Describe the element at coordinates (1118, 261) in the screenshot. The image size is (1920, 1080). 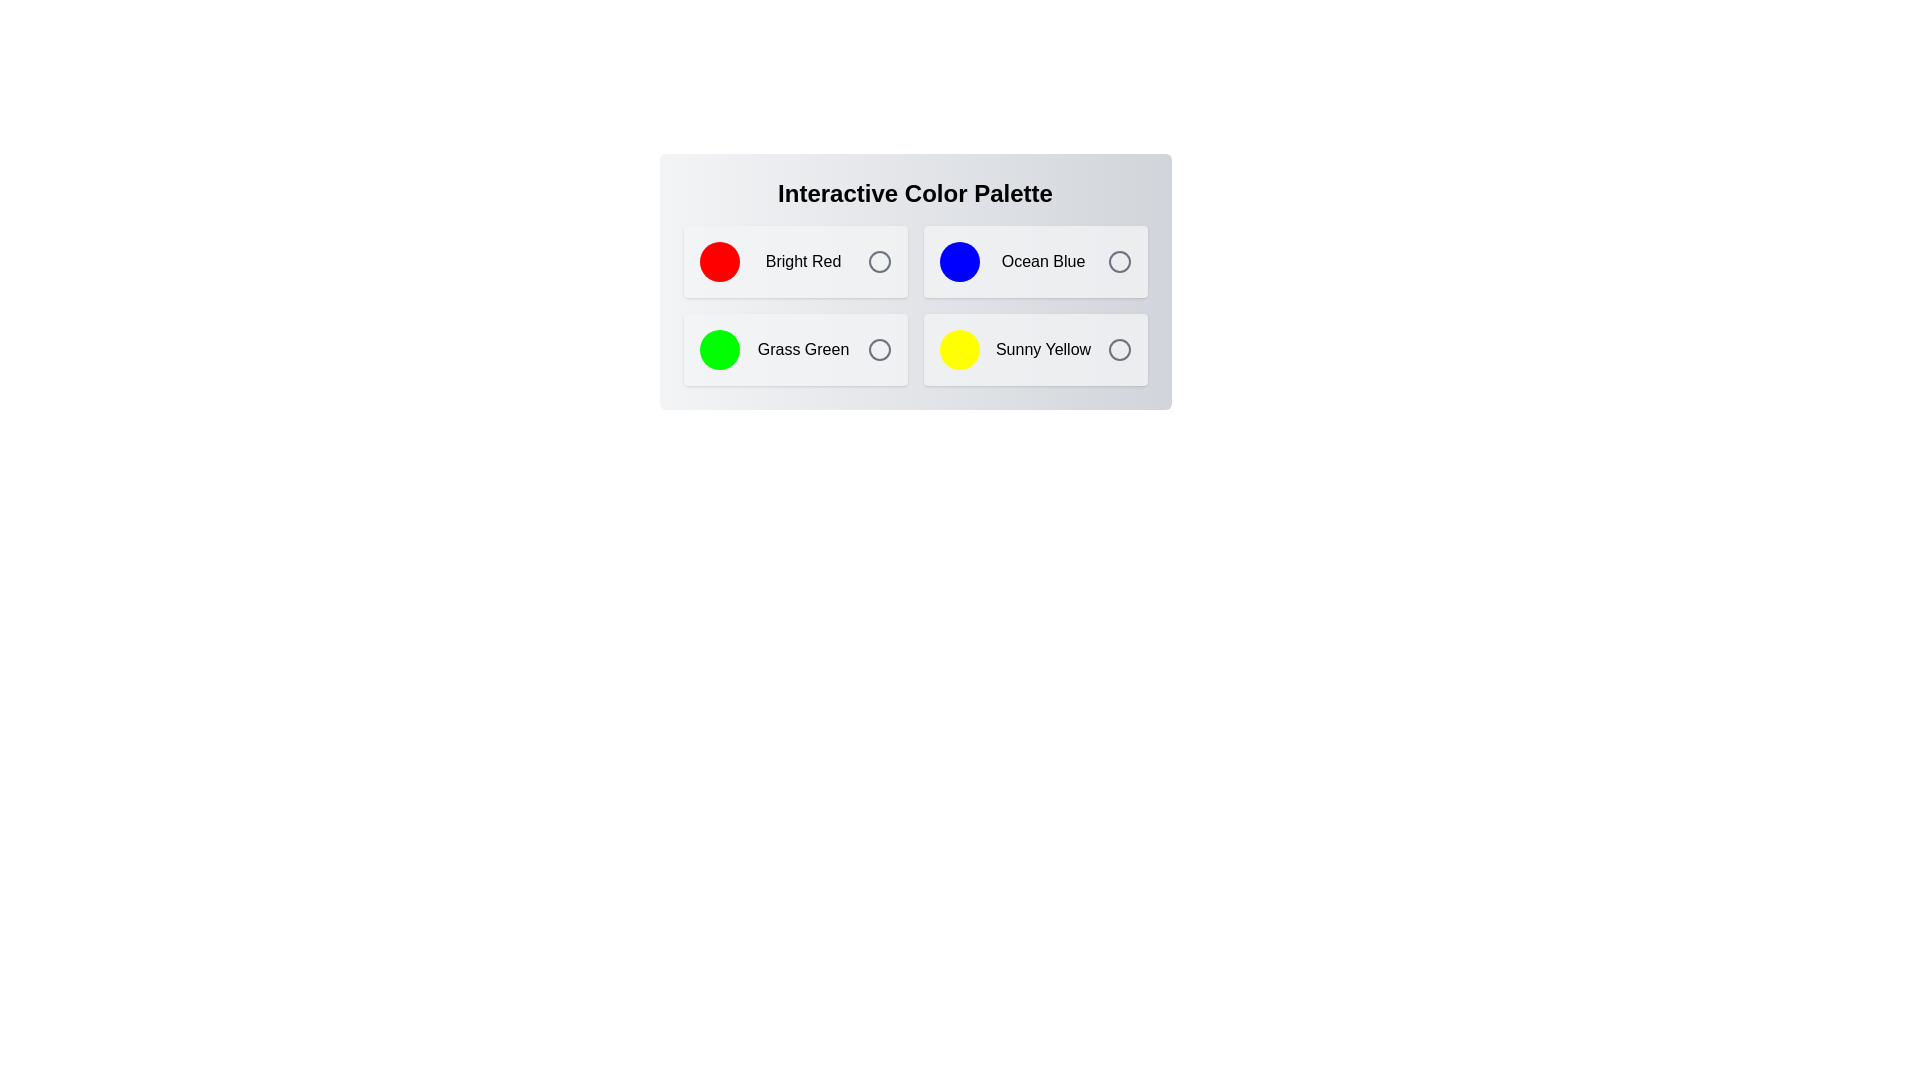
I see `the color Ocean Blue by clicking its corresponding icon` at that location.